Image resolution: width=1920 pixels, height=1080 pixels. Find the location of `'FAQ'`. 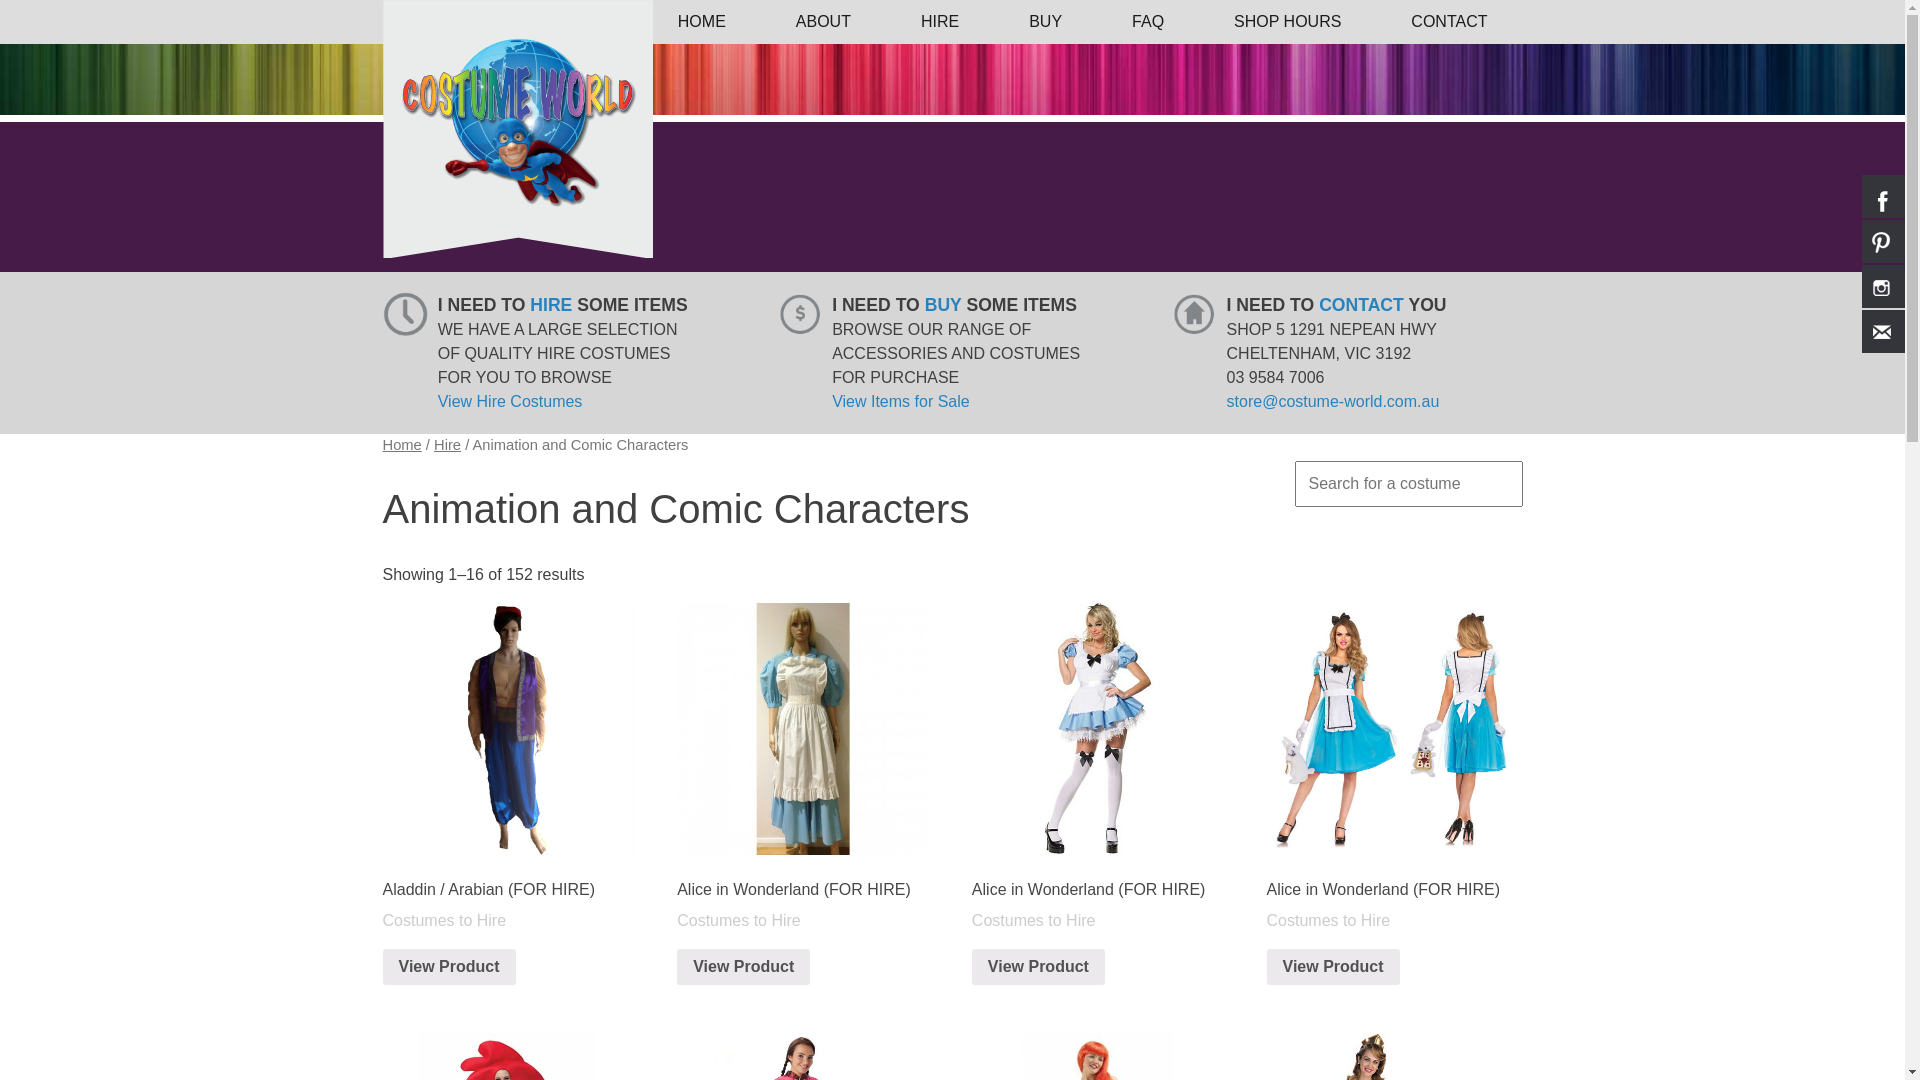

'FAQ' is located at coordinates (1147, 22).